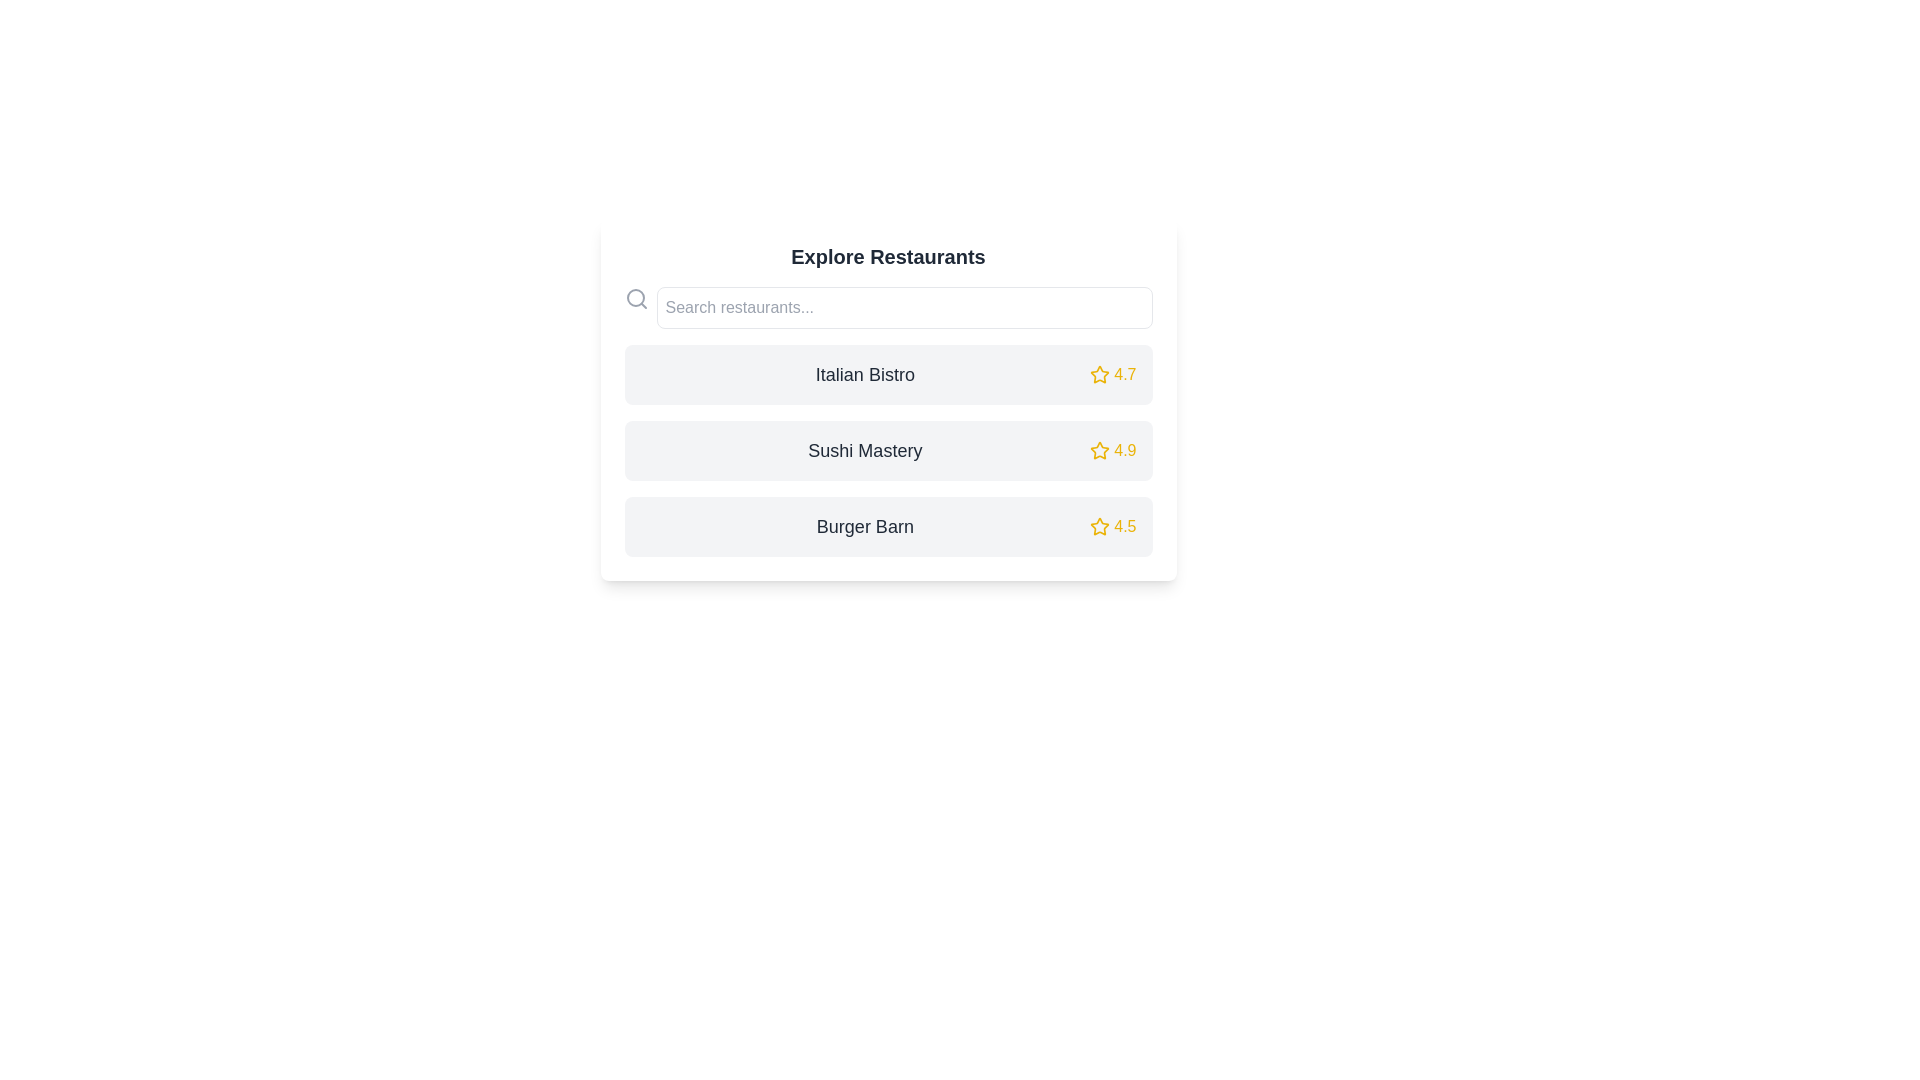  I want to click on the 'Burger Barn' text label, so click(865, 526).